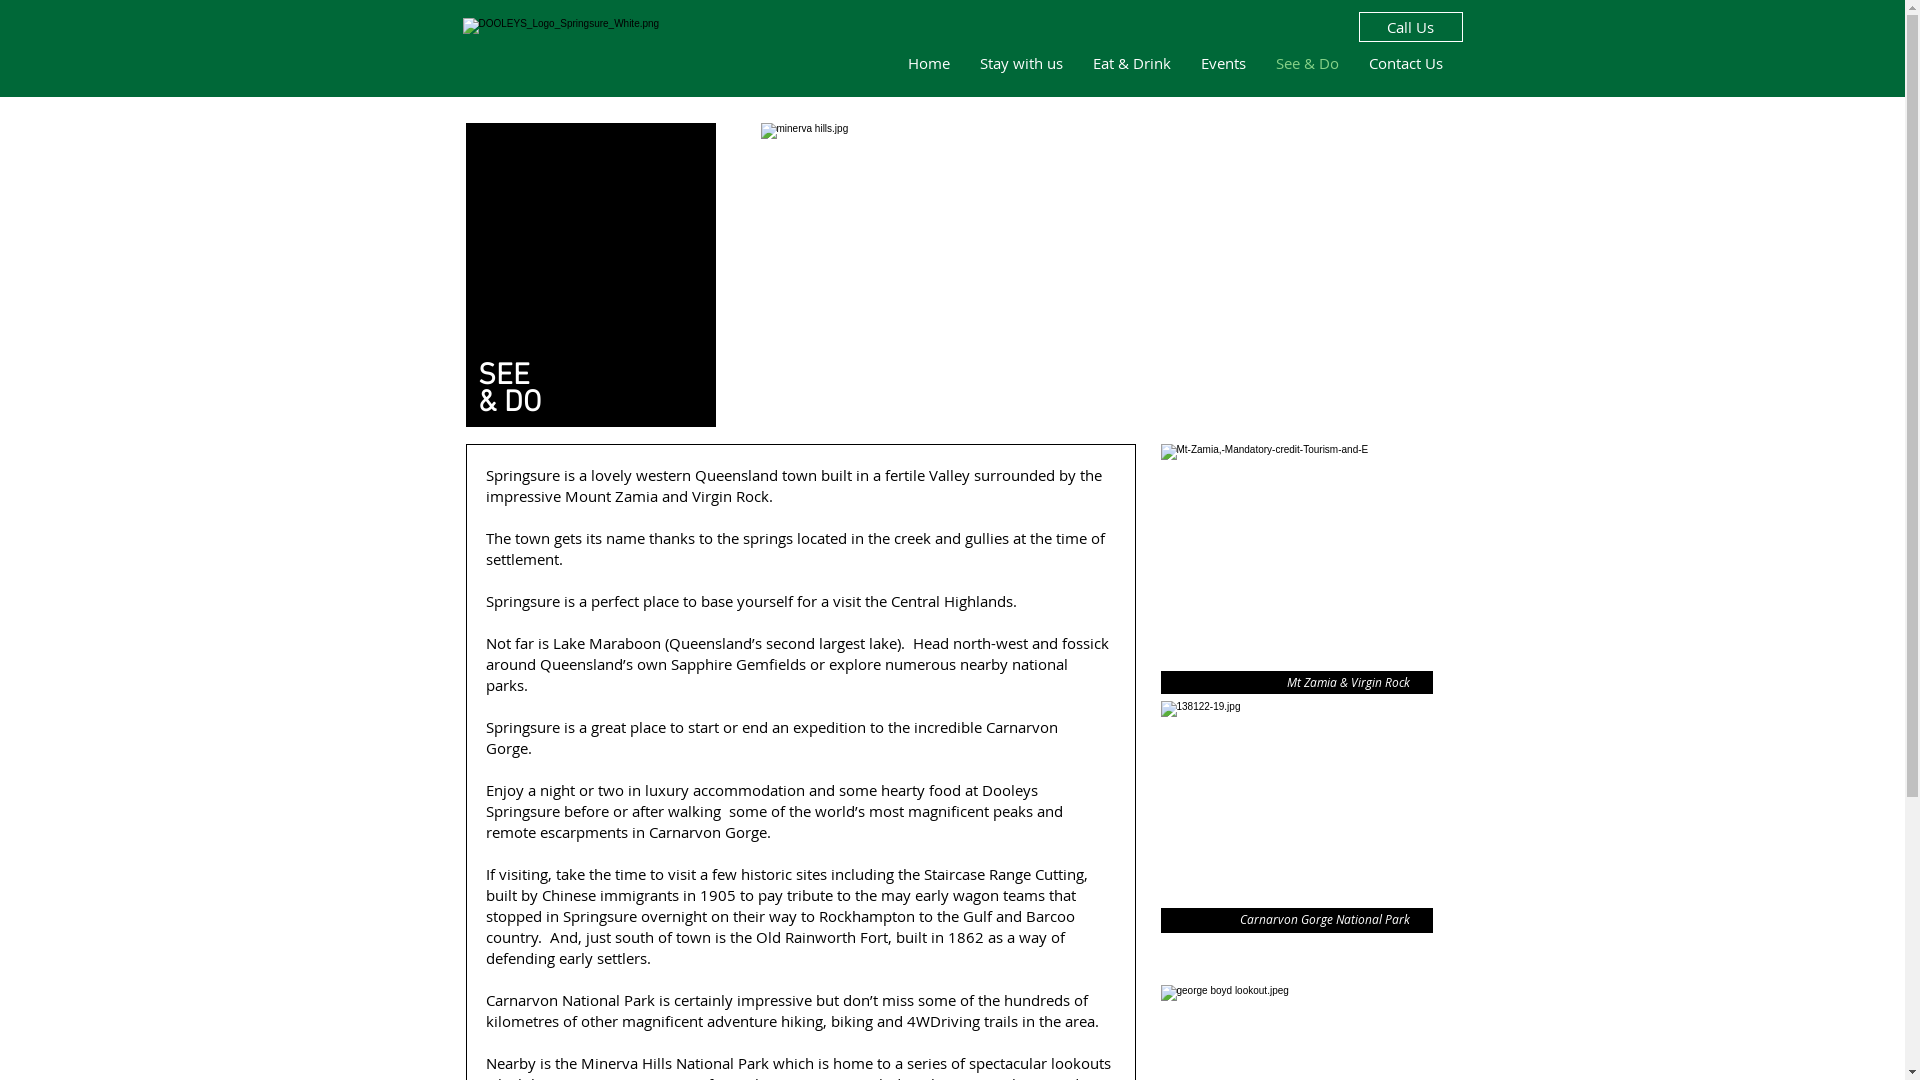 This screenshot has width=1920, height=1080. What do you see at coordinates (926, 61) in the screenshot?
I see `'Home'` at bounding box center [926, 61].